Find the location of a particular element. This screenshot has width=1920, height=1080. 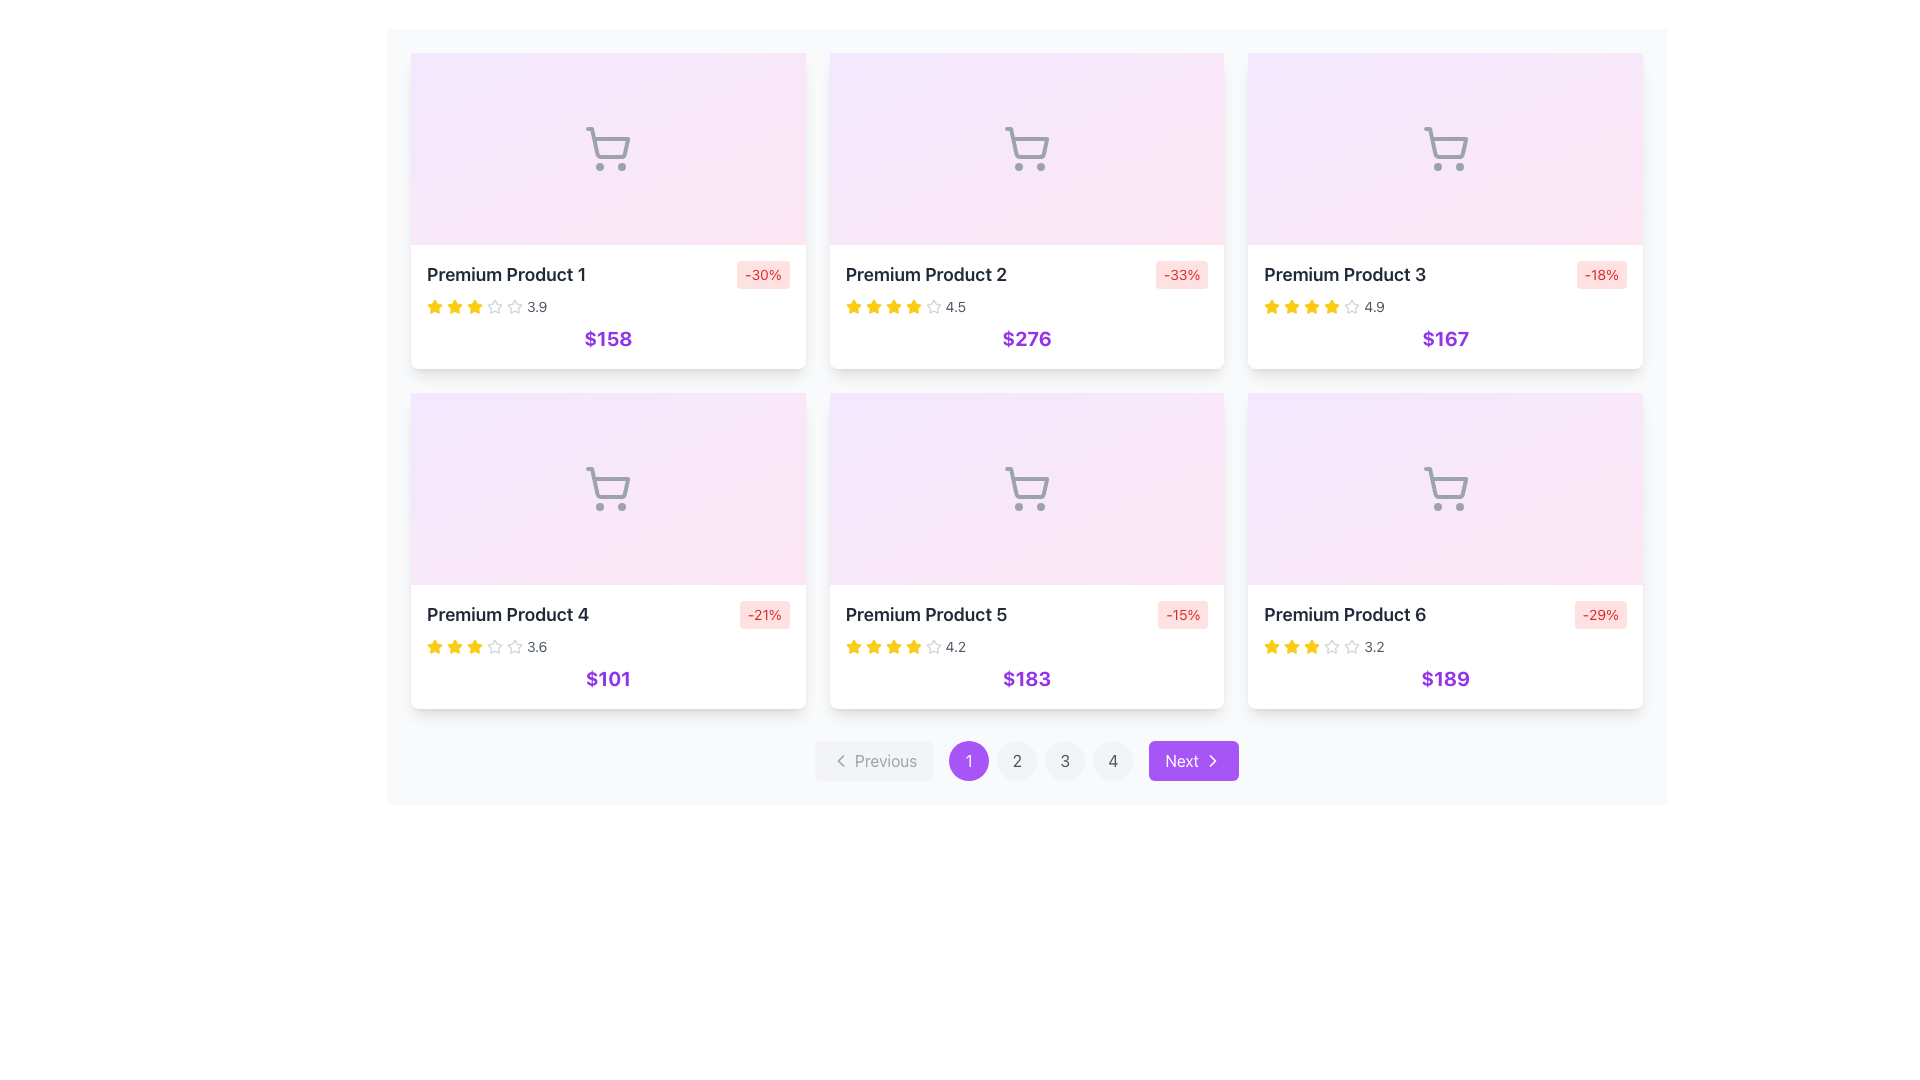

the third star icon in the 5-star rating system displayed beneath the 'Premium Product 6' information card is located at coordinates (1292, 647).